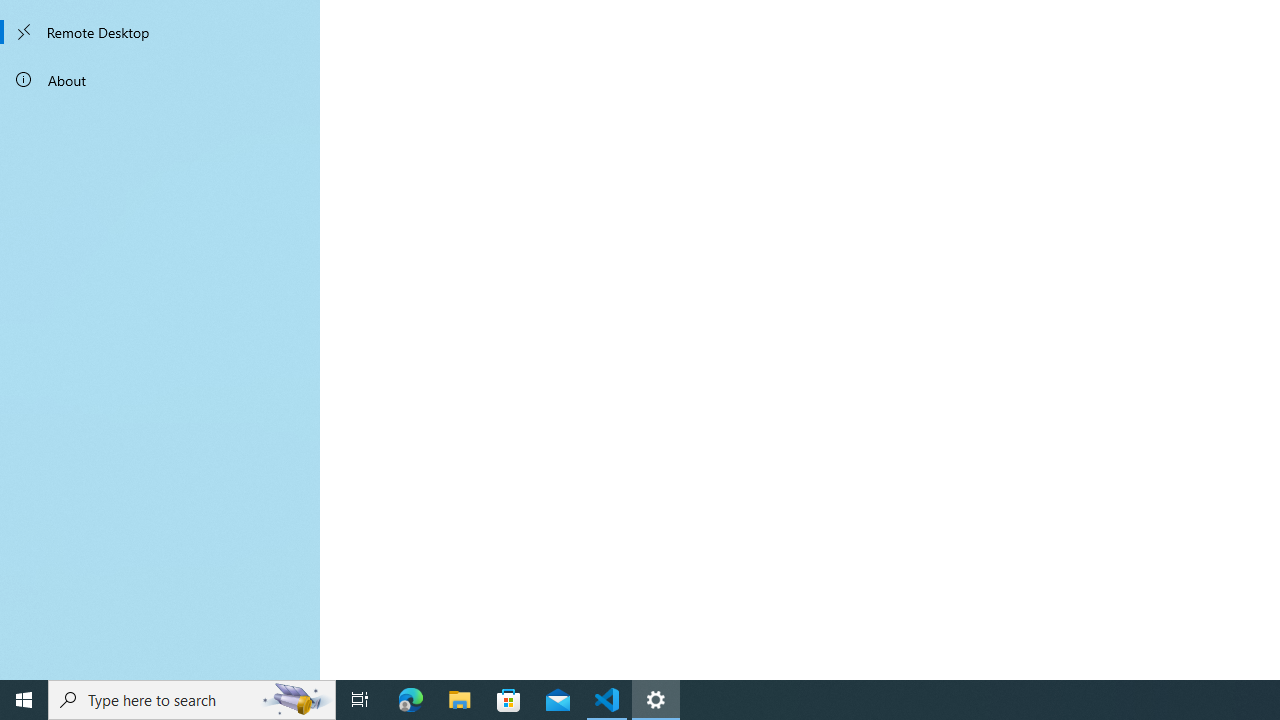  I want to click on 'Microsoft Edge', so click(410, 698).